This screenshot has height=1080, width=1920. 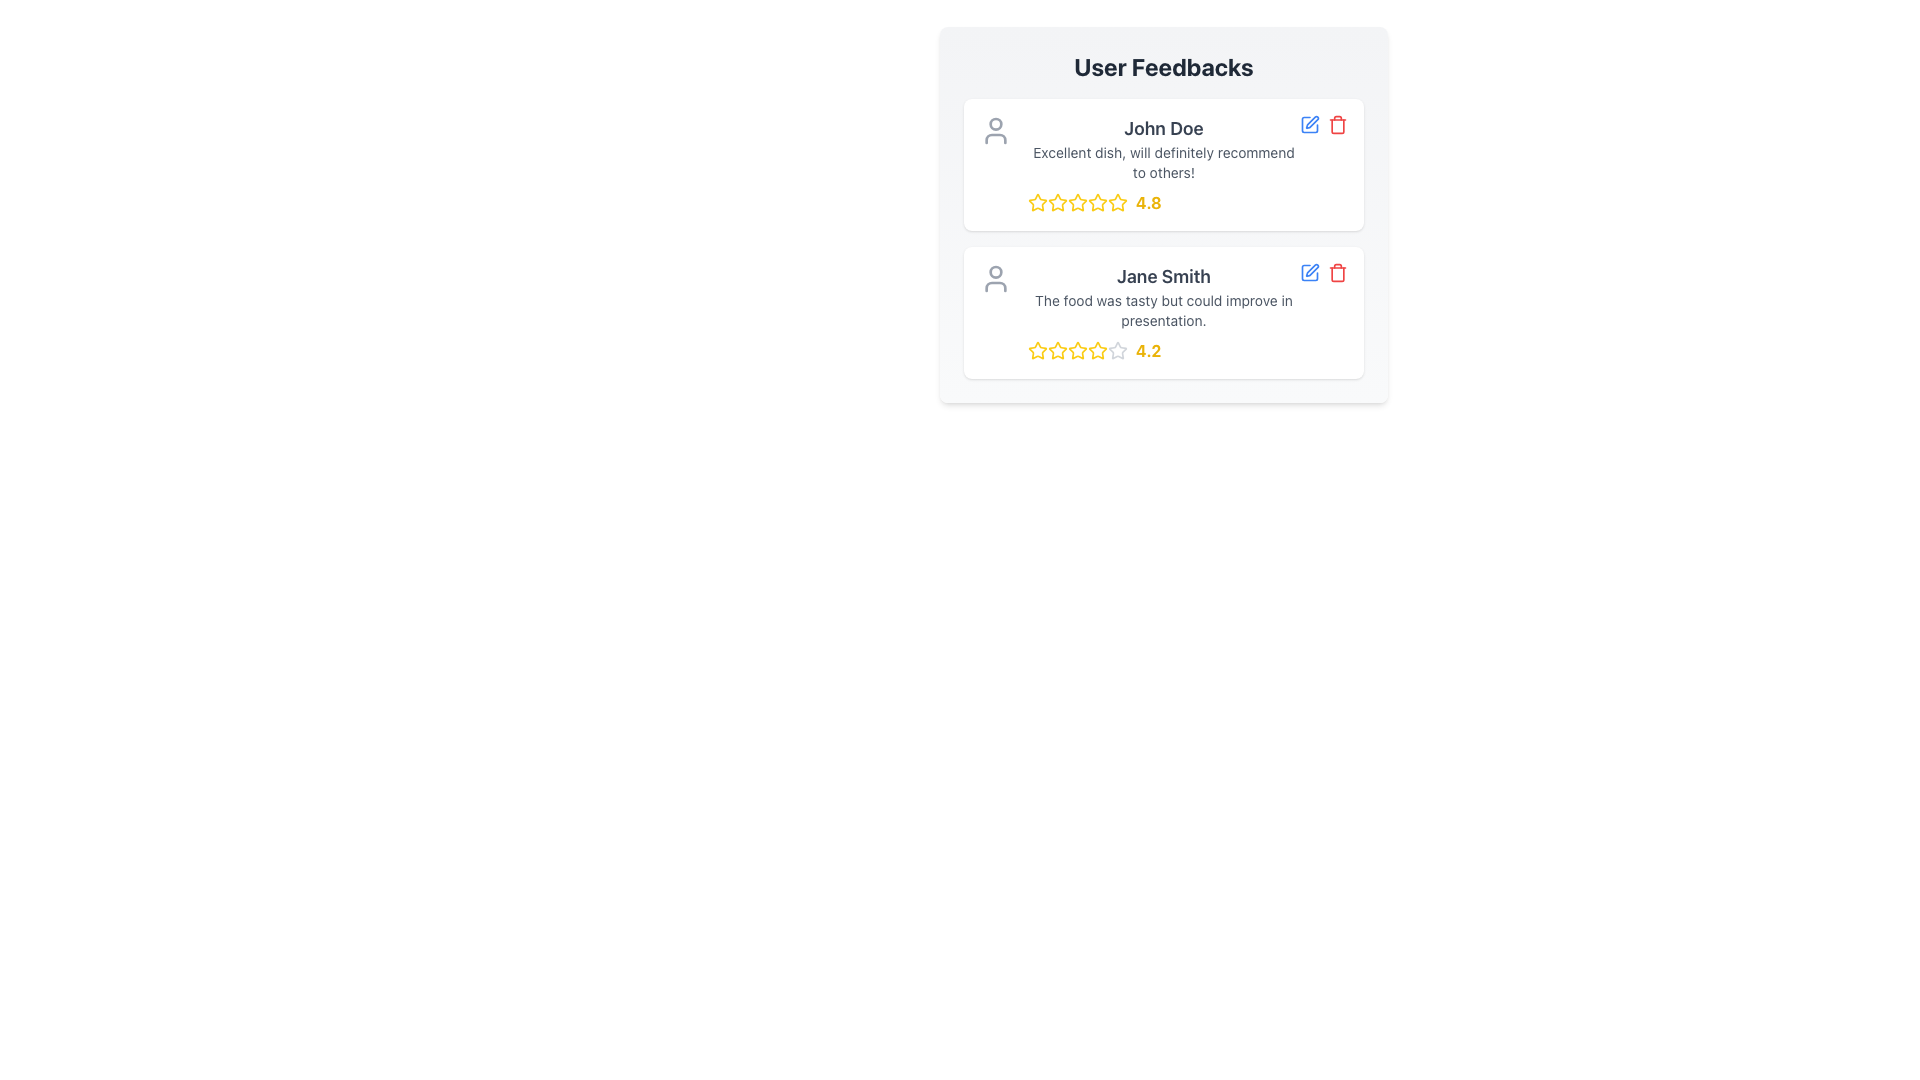 What do you see at coordinates (1037, 349) in the screenshot?
I see `the first star-shaped icon with a yellow outline in the rating section of the feedback item titled 'Jane Smith'` at bounding box center [1037, 349].